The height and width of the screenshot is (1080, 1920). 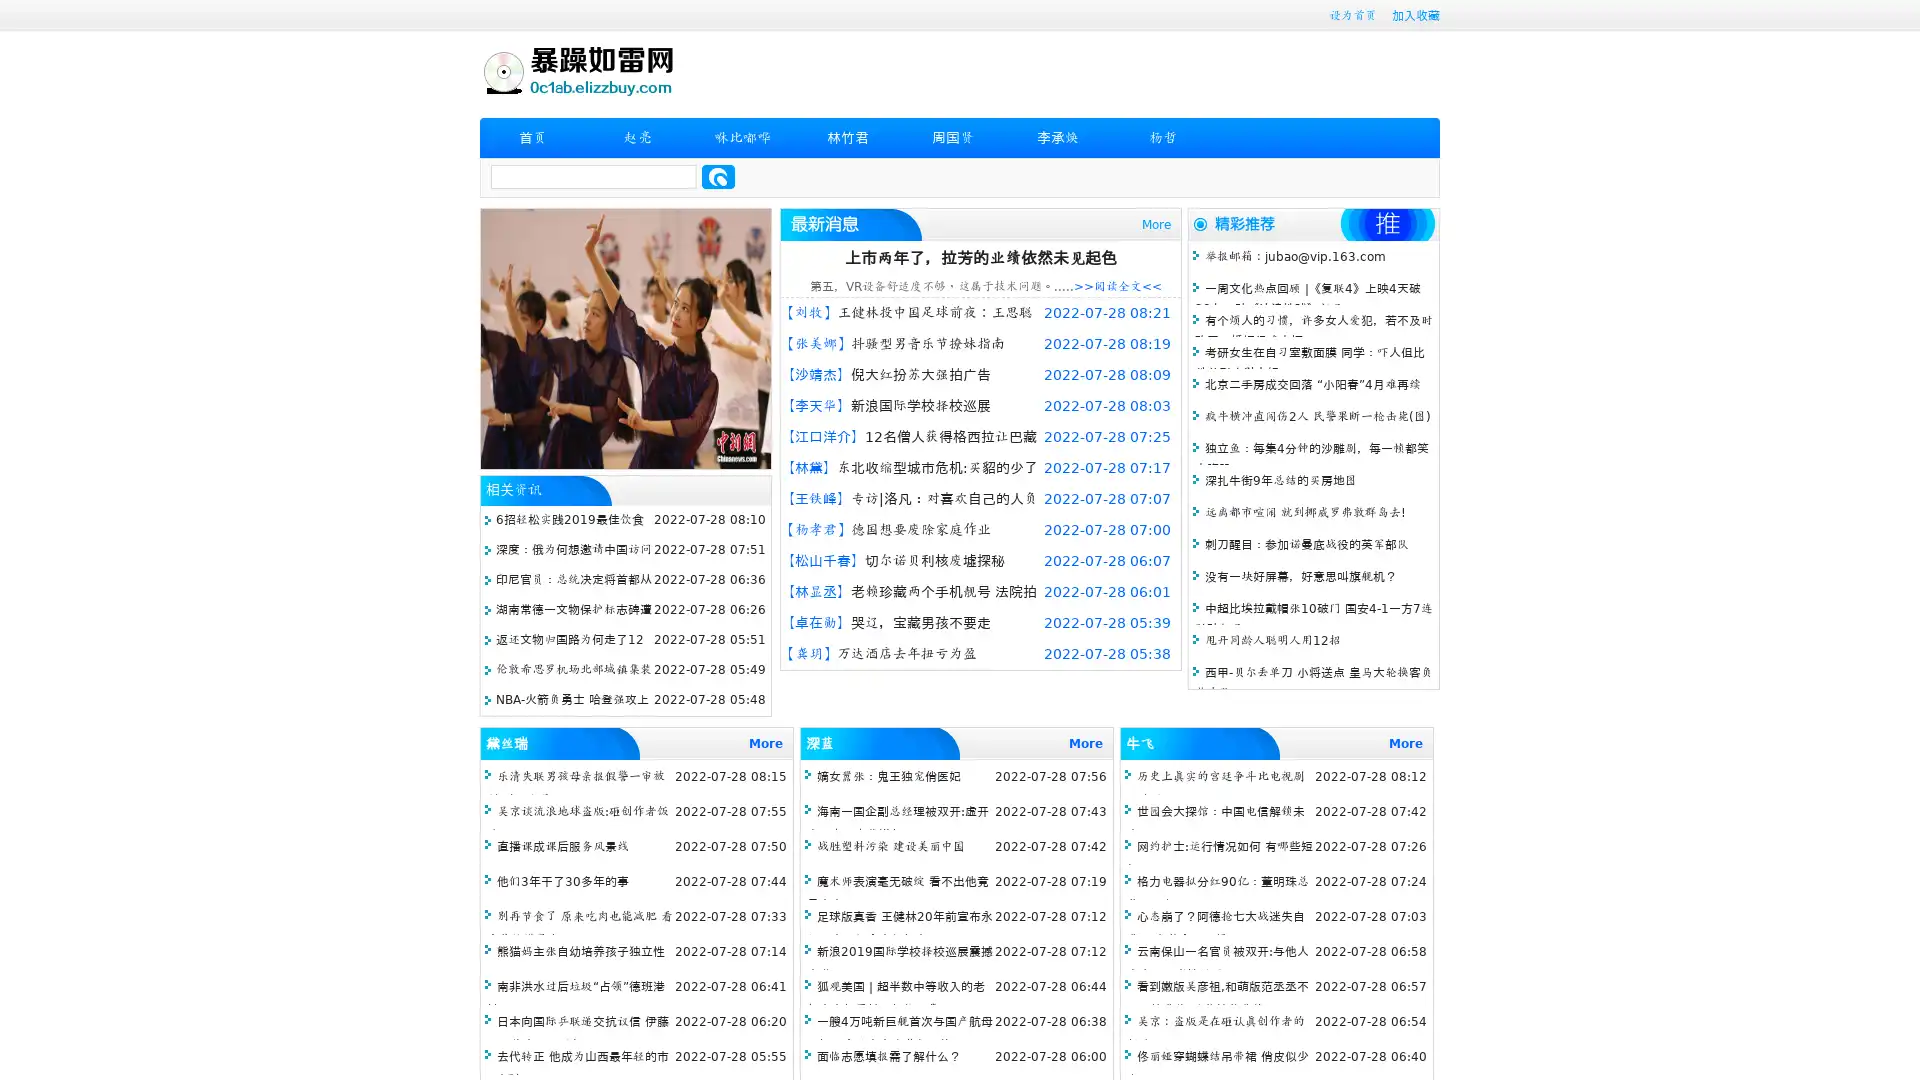 I want to click on Search, so click(x=718, y=176).